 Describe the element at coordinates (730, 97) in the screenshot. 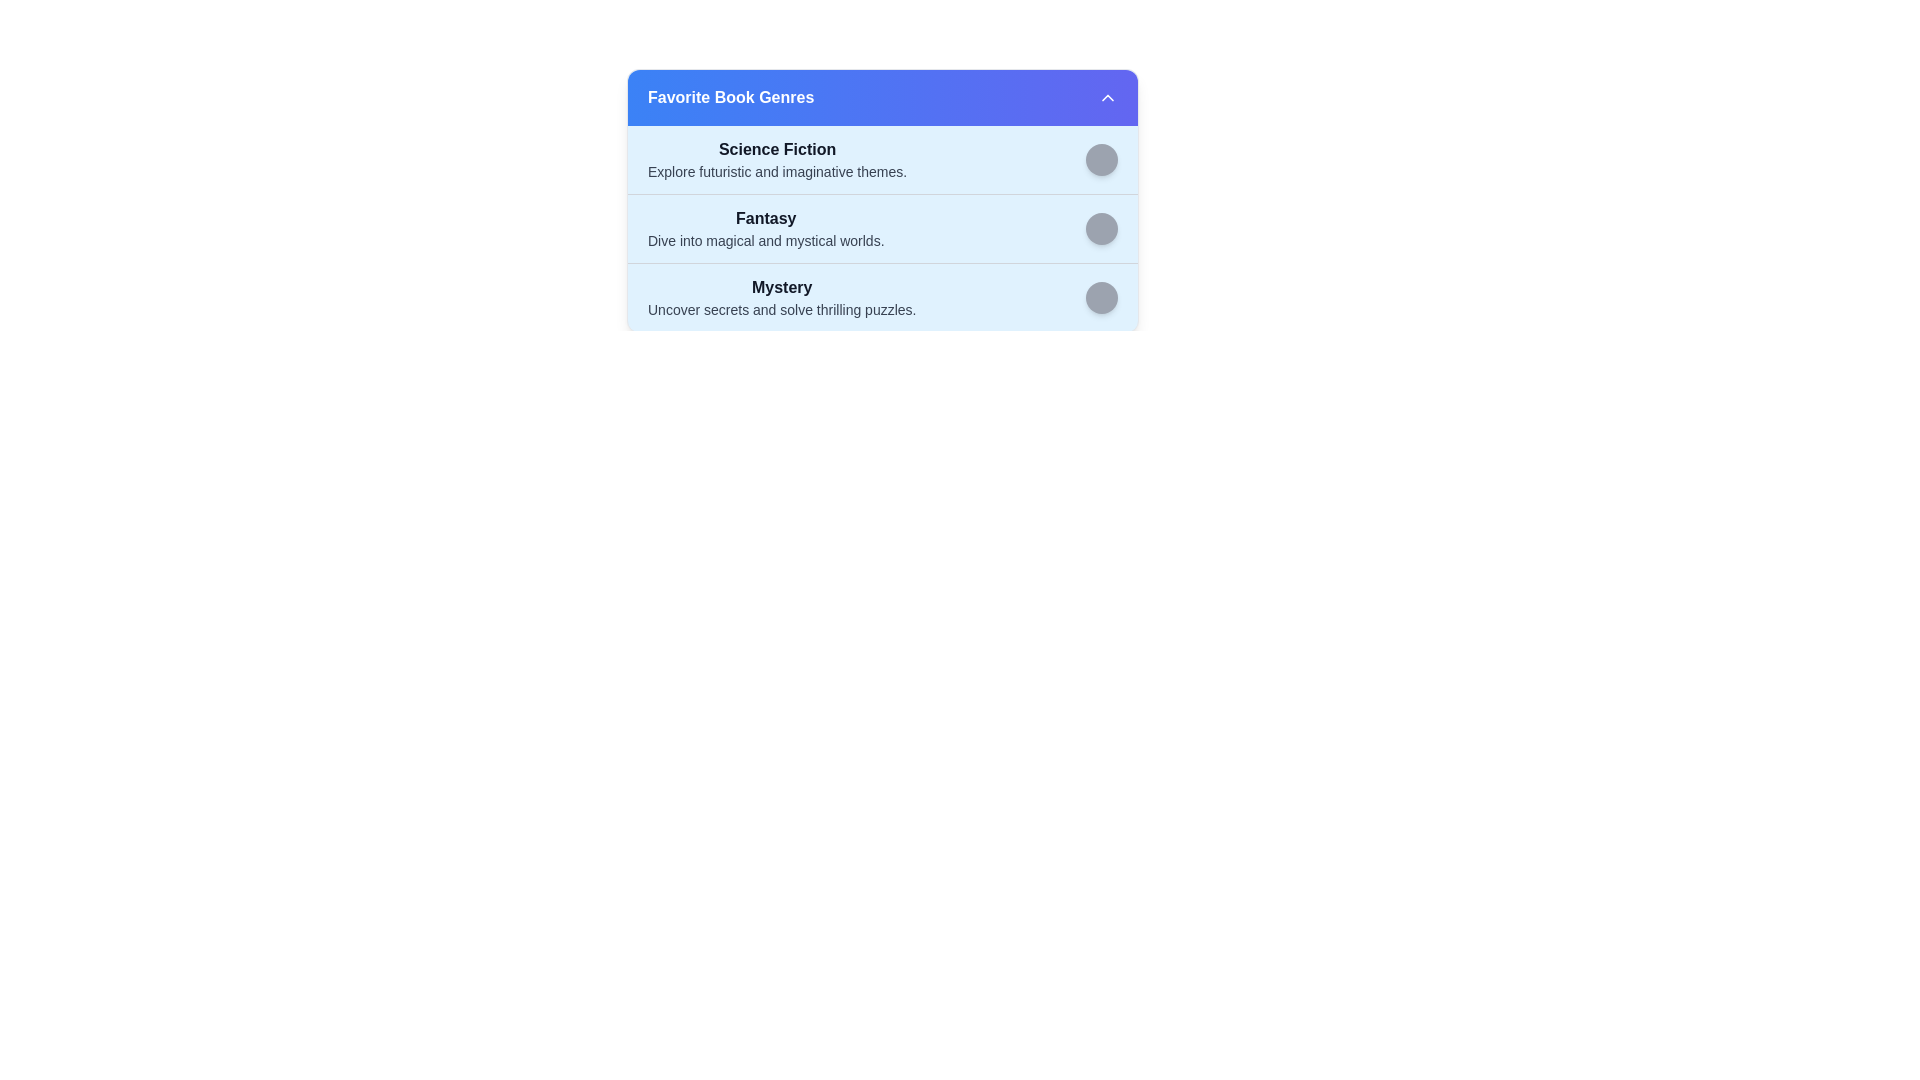

I see `the Text label that serves as the title or heading of the section, providing context about the content below regarding book genres` at that location.